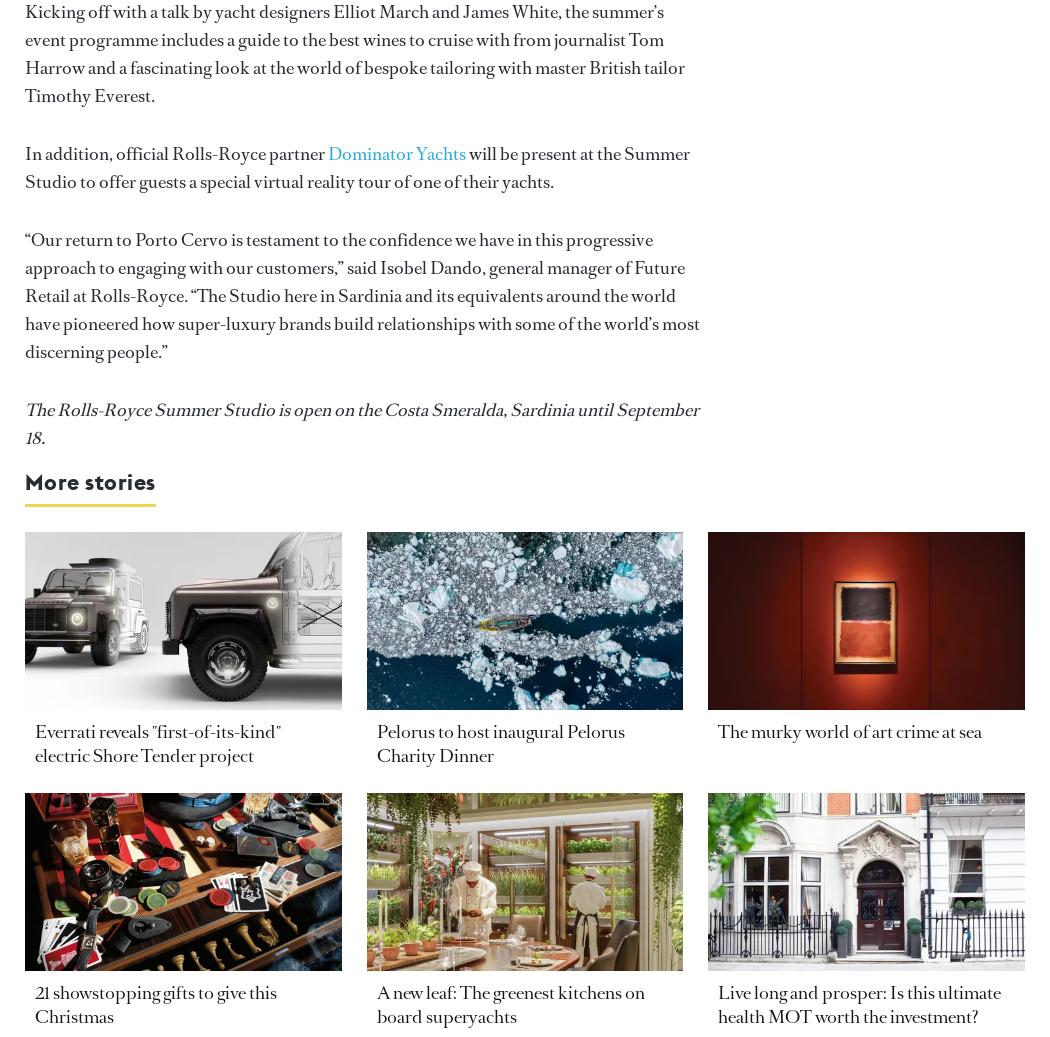 The width and height of the screenshot is (1050, 1037). Describe the element at coordinates (361, 294) in the screenshot. I see `'“Our return to Porto Cervo is testament to the confidence we have in this progressive approach to engaging with our customers,” said Isobel Dando, general manager of Future Retail at Rolls-Royce. “The Studio here in Sardinia and its equivalents around the world have pioneered how super-luxury brands build relationships with some of the world’s most discerning people.”'` at that location.